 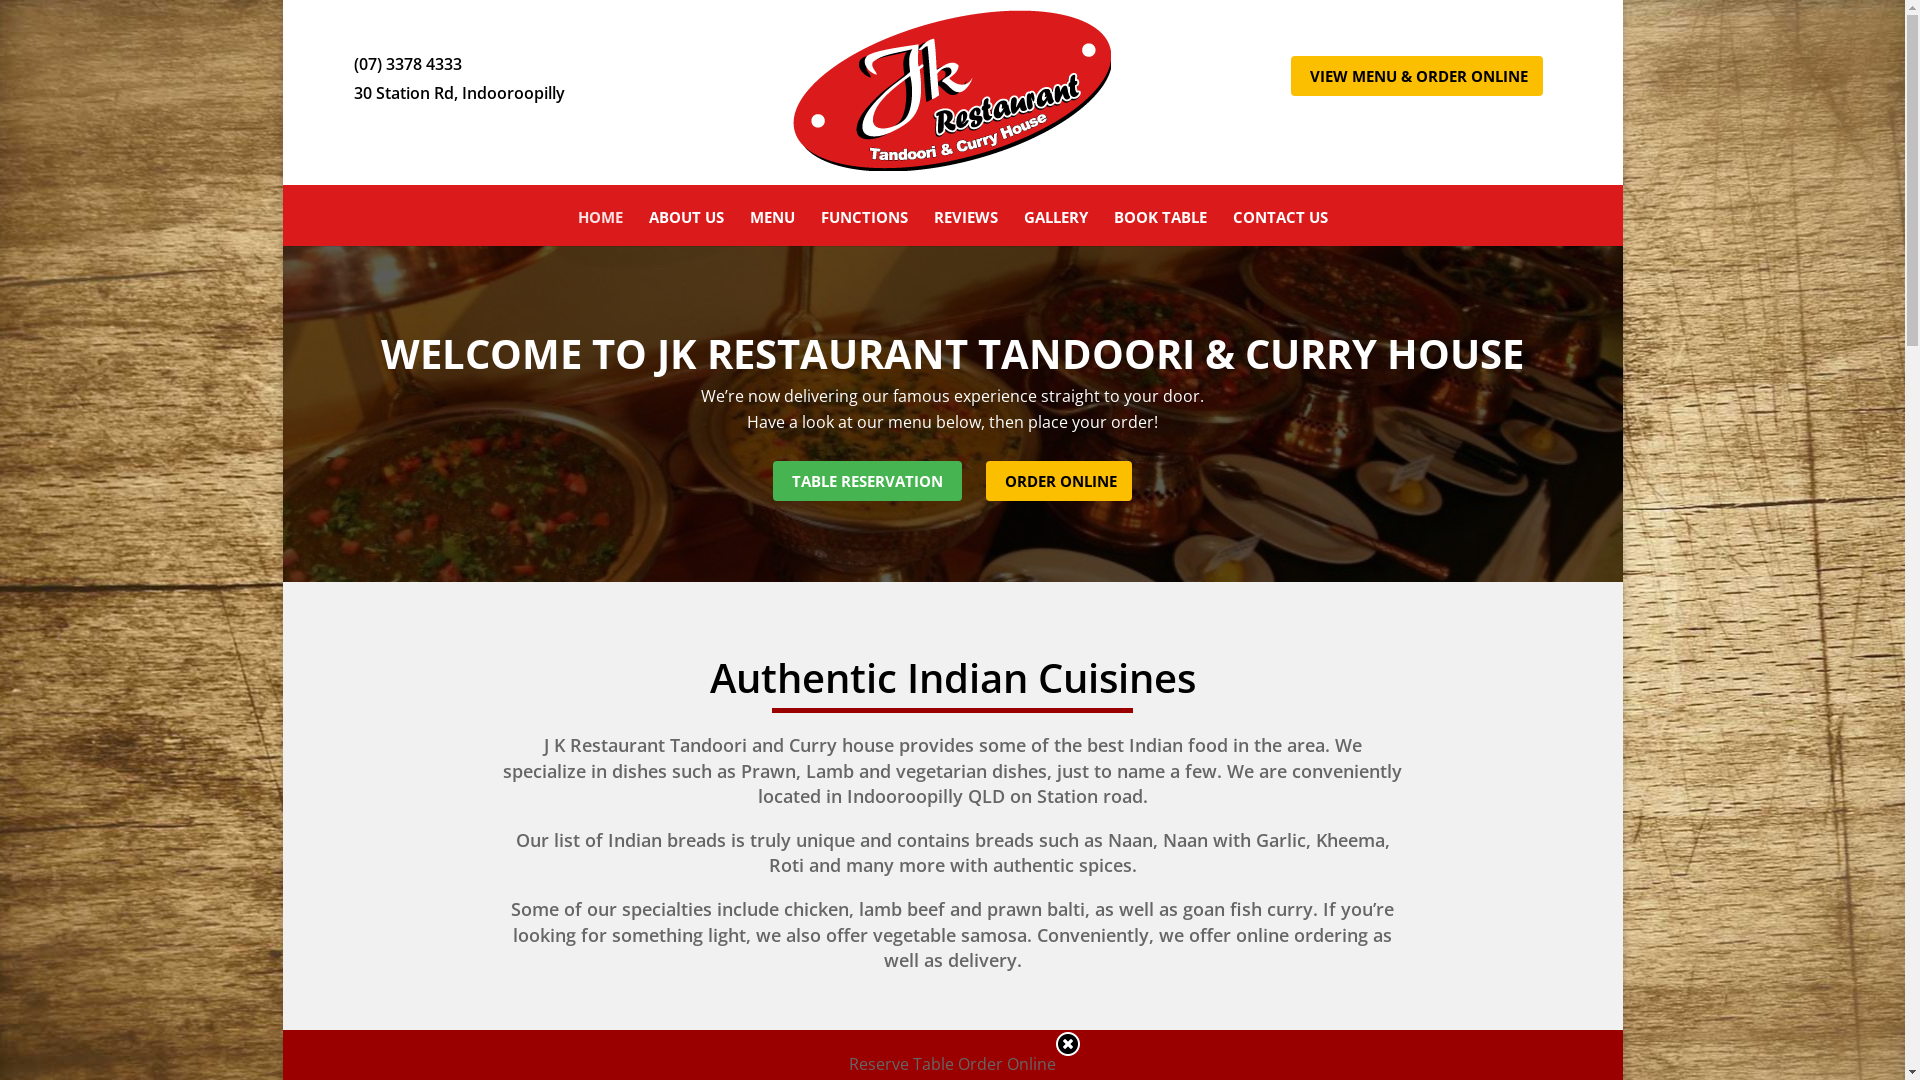 I want to click on 'GALLERY', so click(x=1023, y=226).